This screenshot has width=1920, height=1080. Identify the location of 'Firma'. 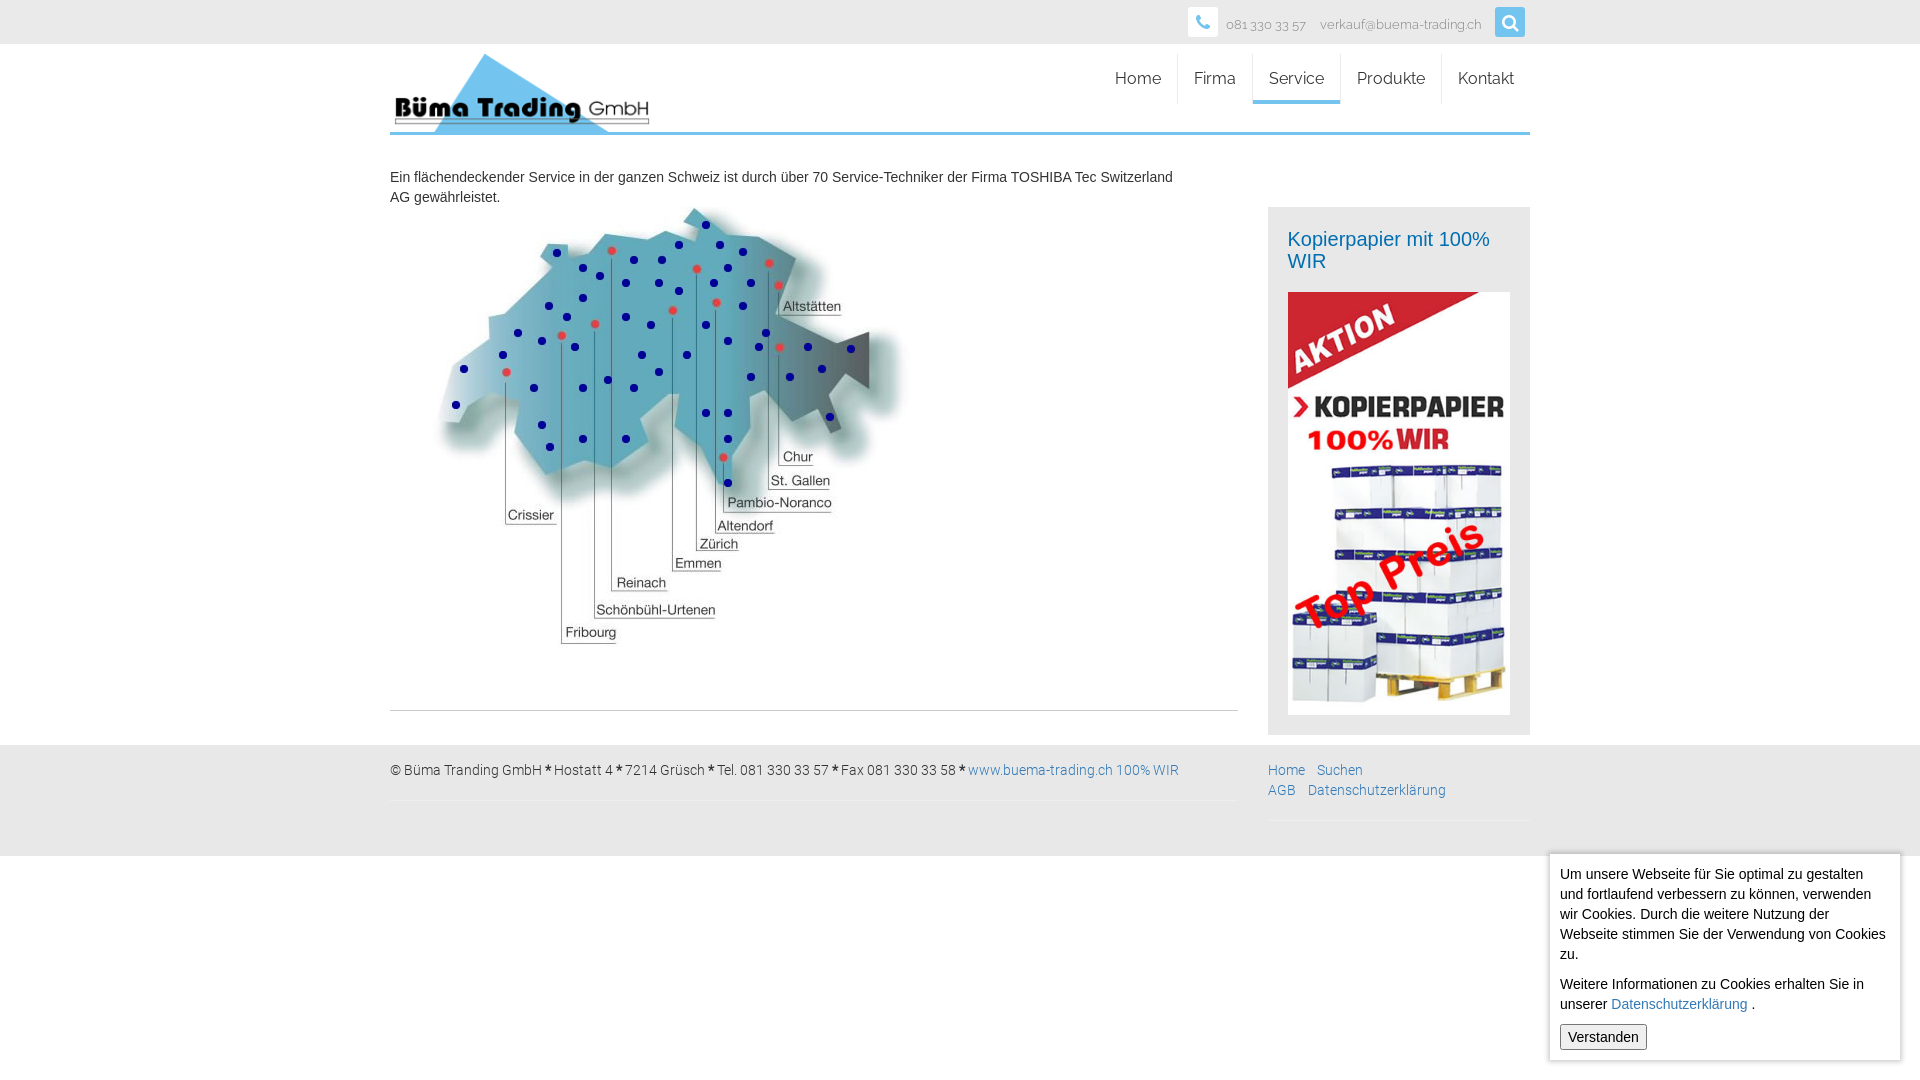
(1213, 77).